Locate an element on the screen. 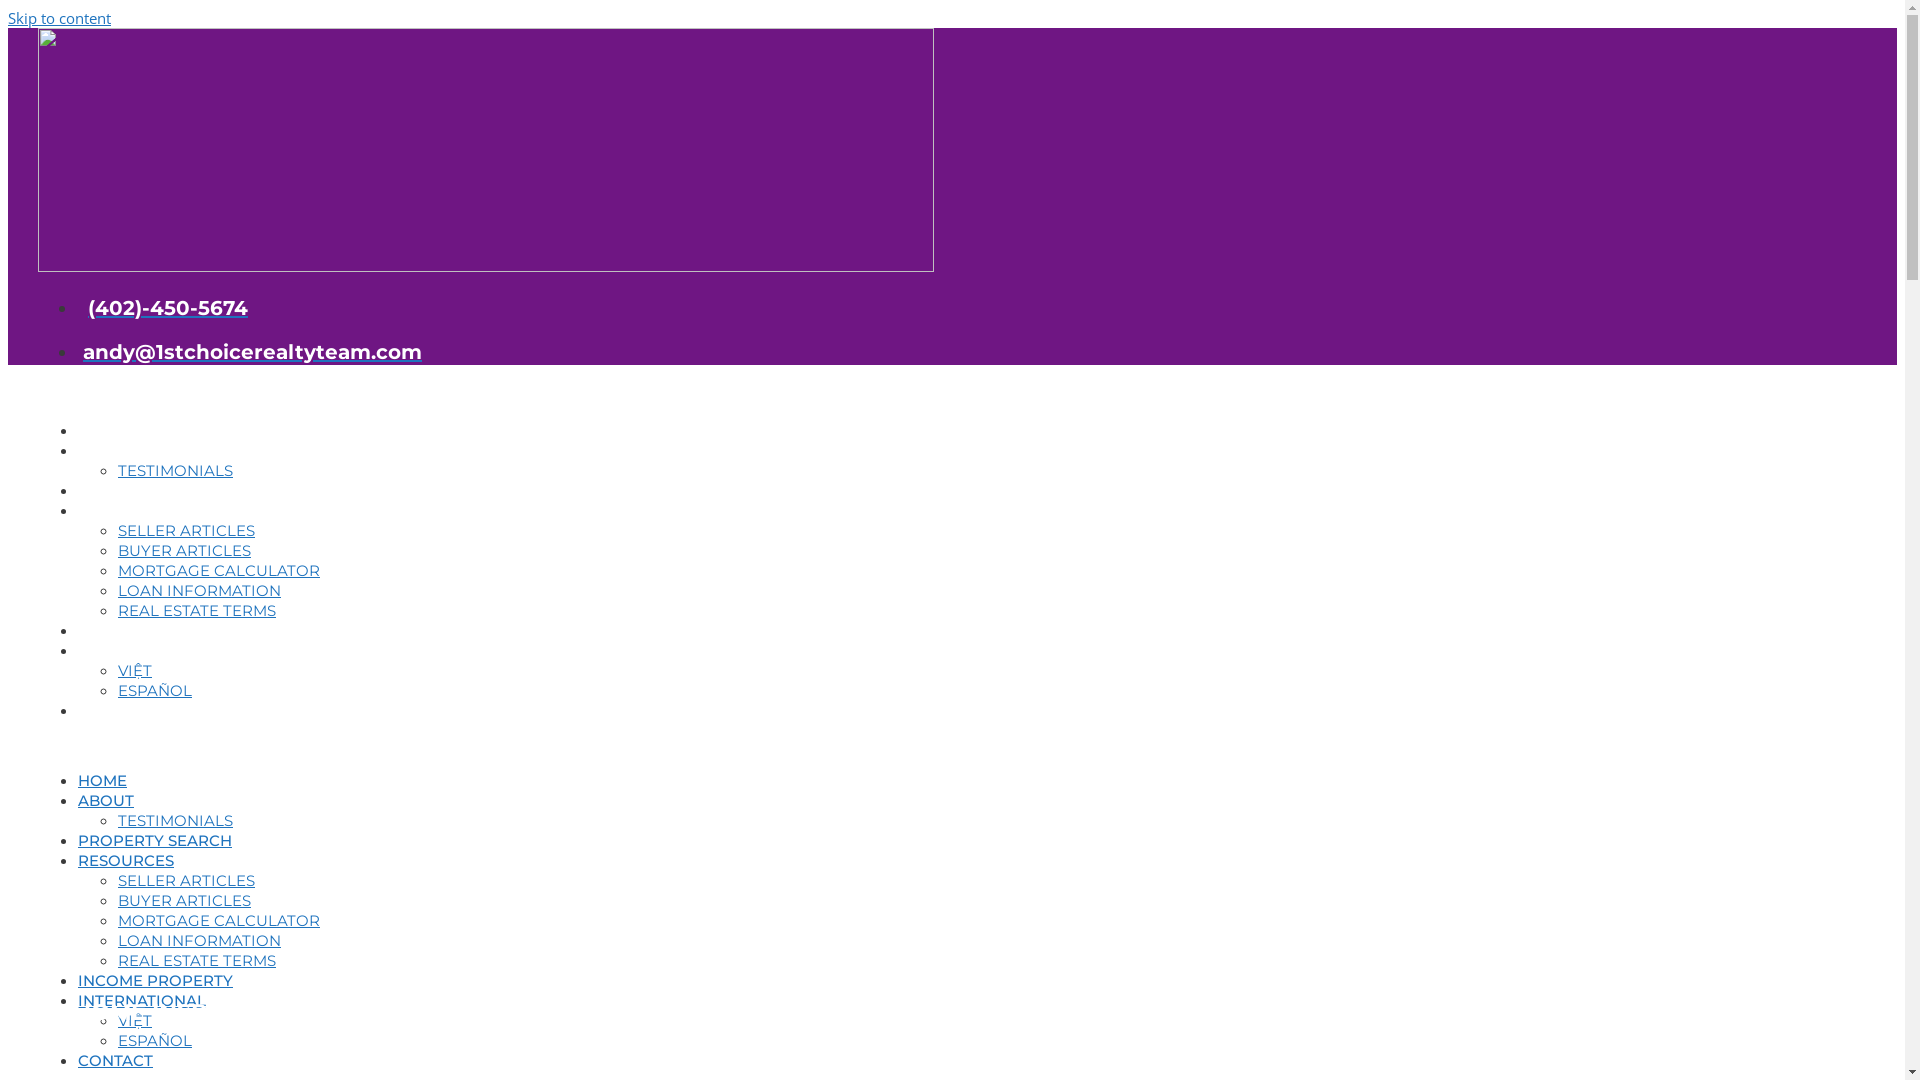  'INTERNATIONAL' is located at coordinates (141, 1000).